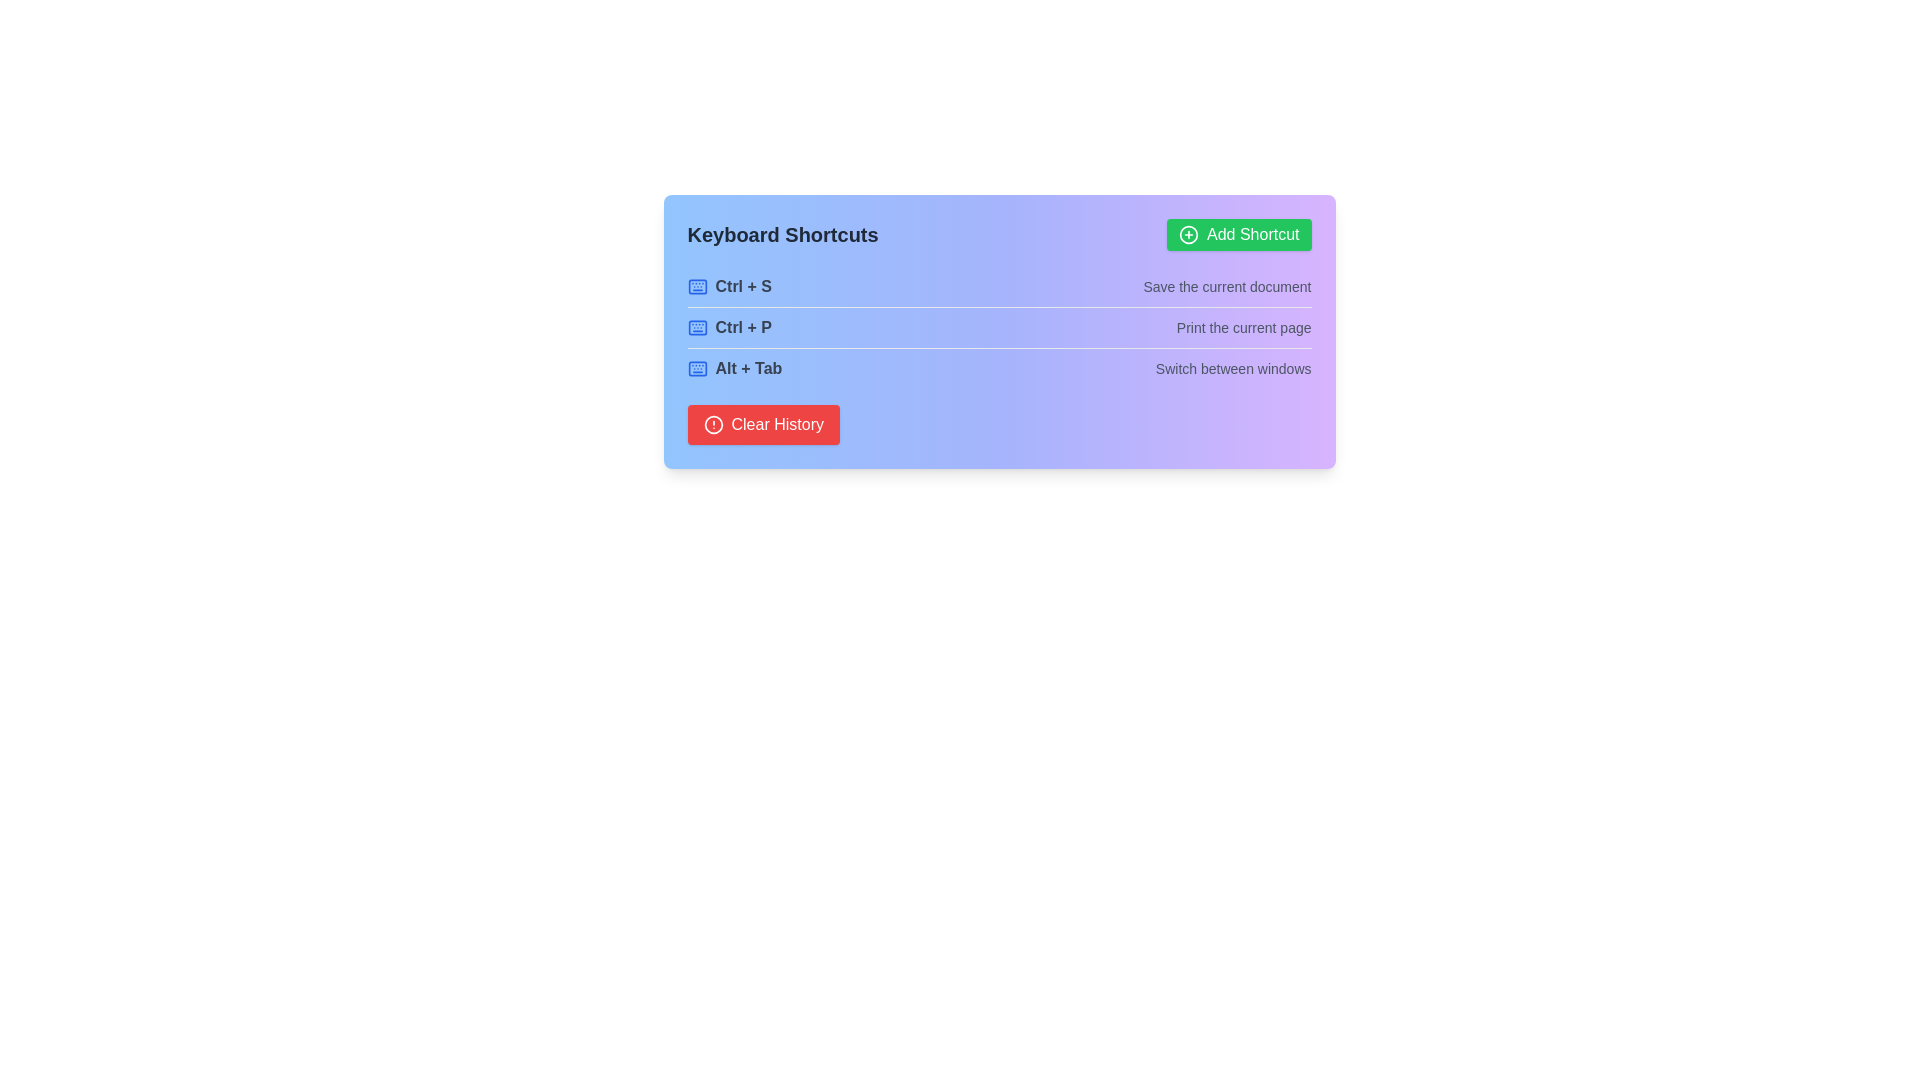 This screenshot has height=1080, width=1920. I want to click on the 'Clear History' button located at the bottom left of the keyboard shortcuts card, so click(762, 423).